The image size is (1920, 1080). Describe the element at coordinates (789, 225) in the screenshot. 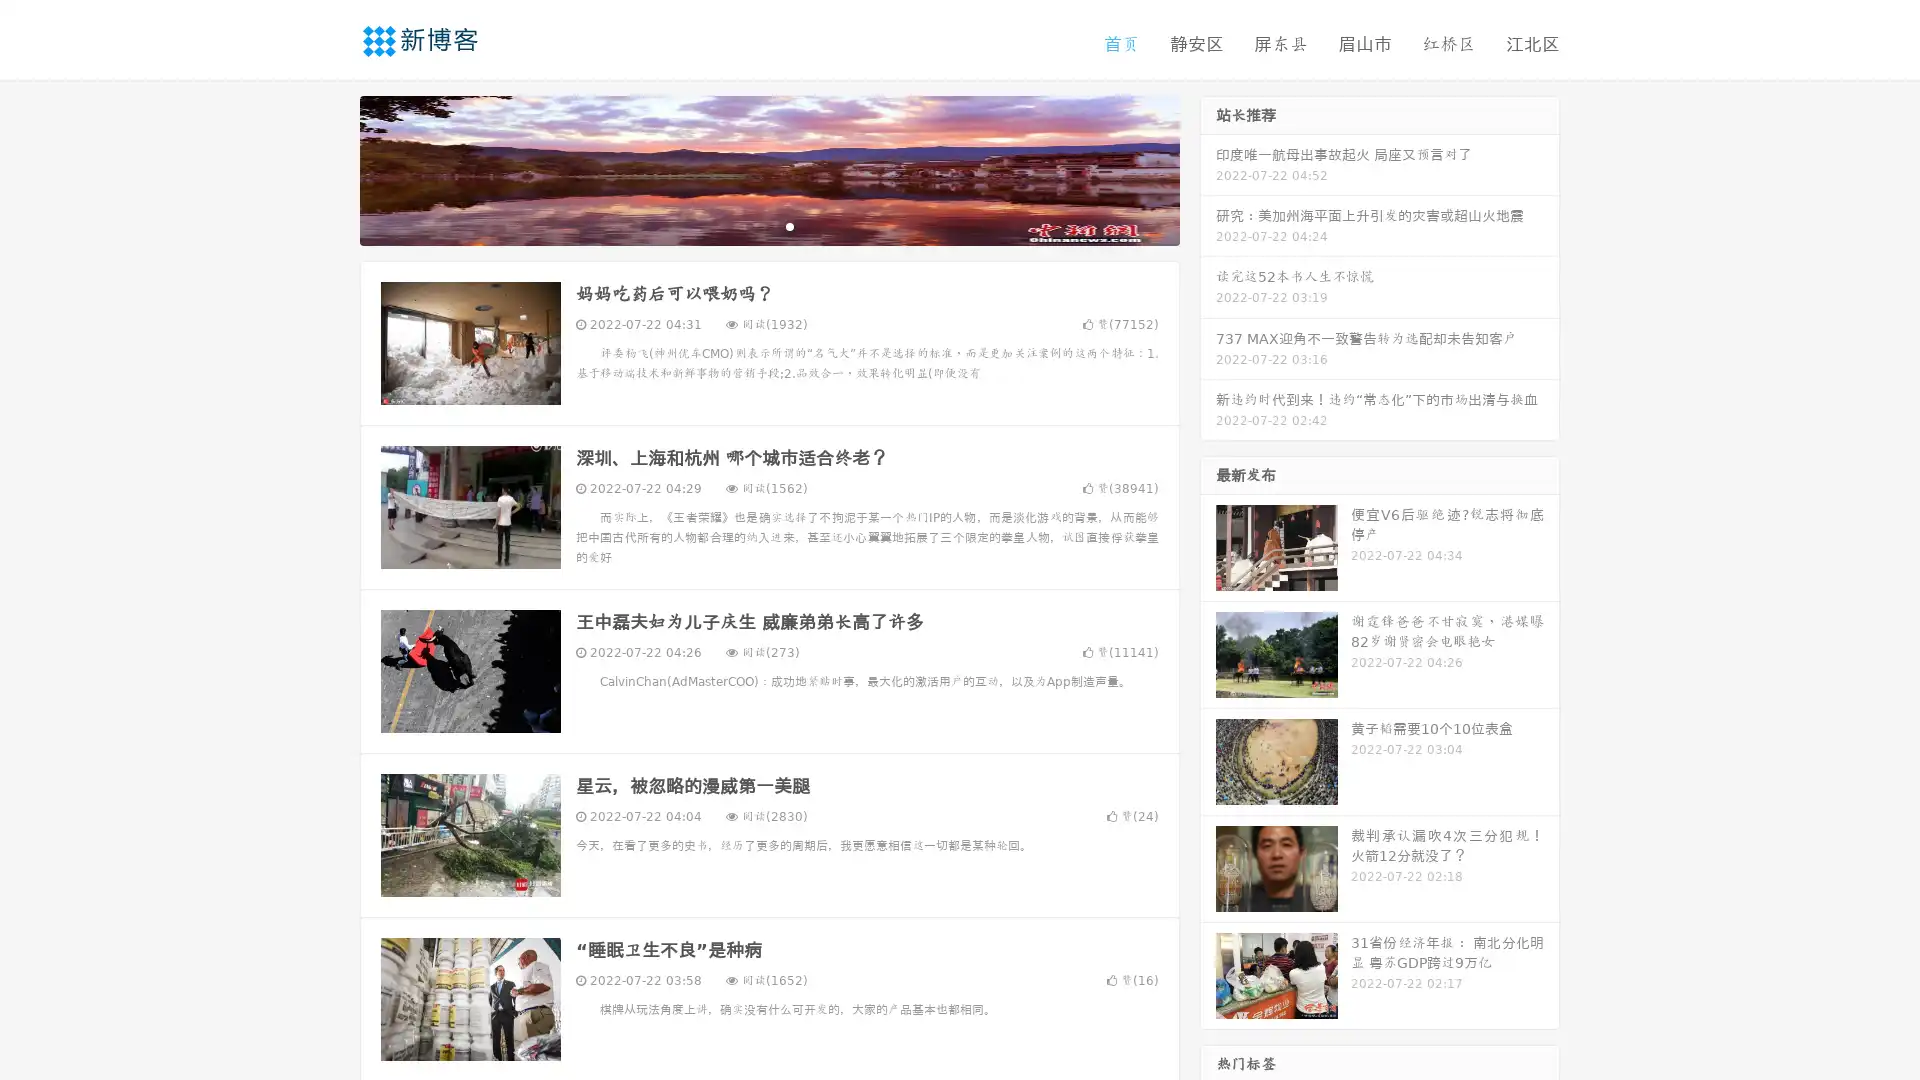

I see `Go to slide 3` at that location.